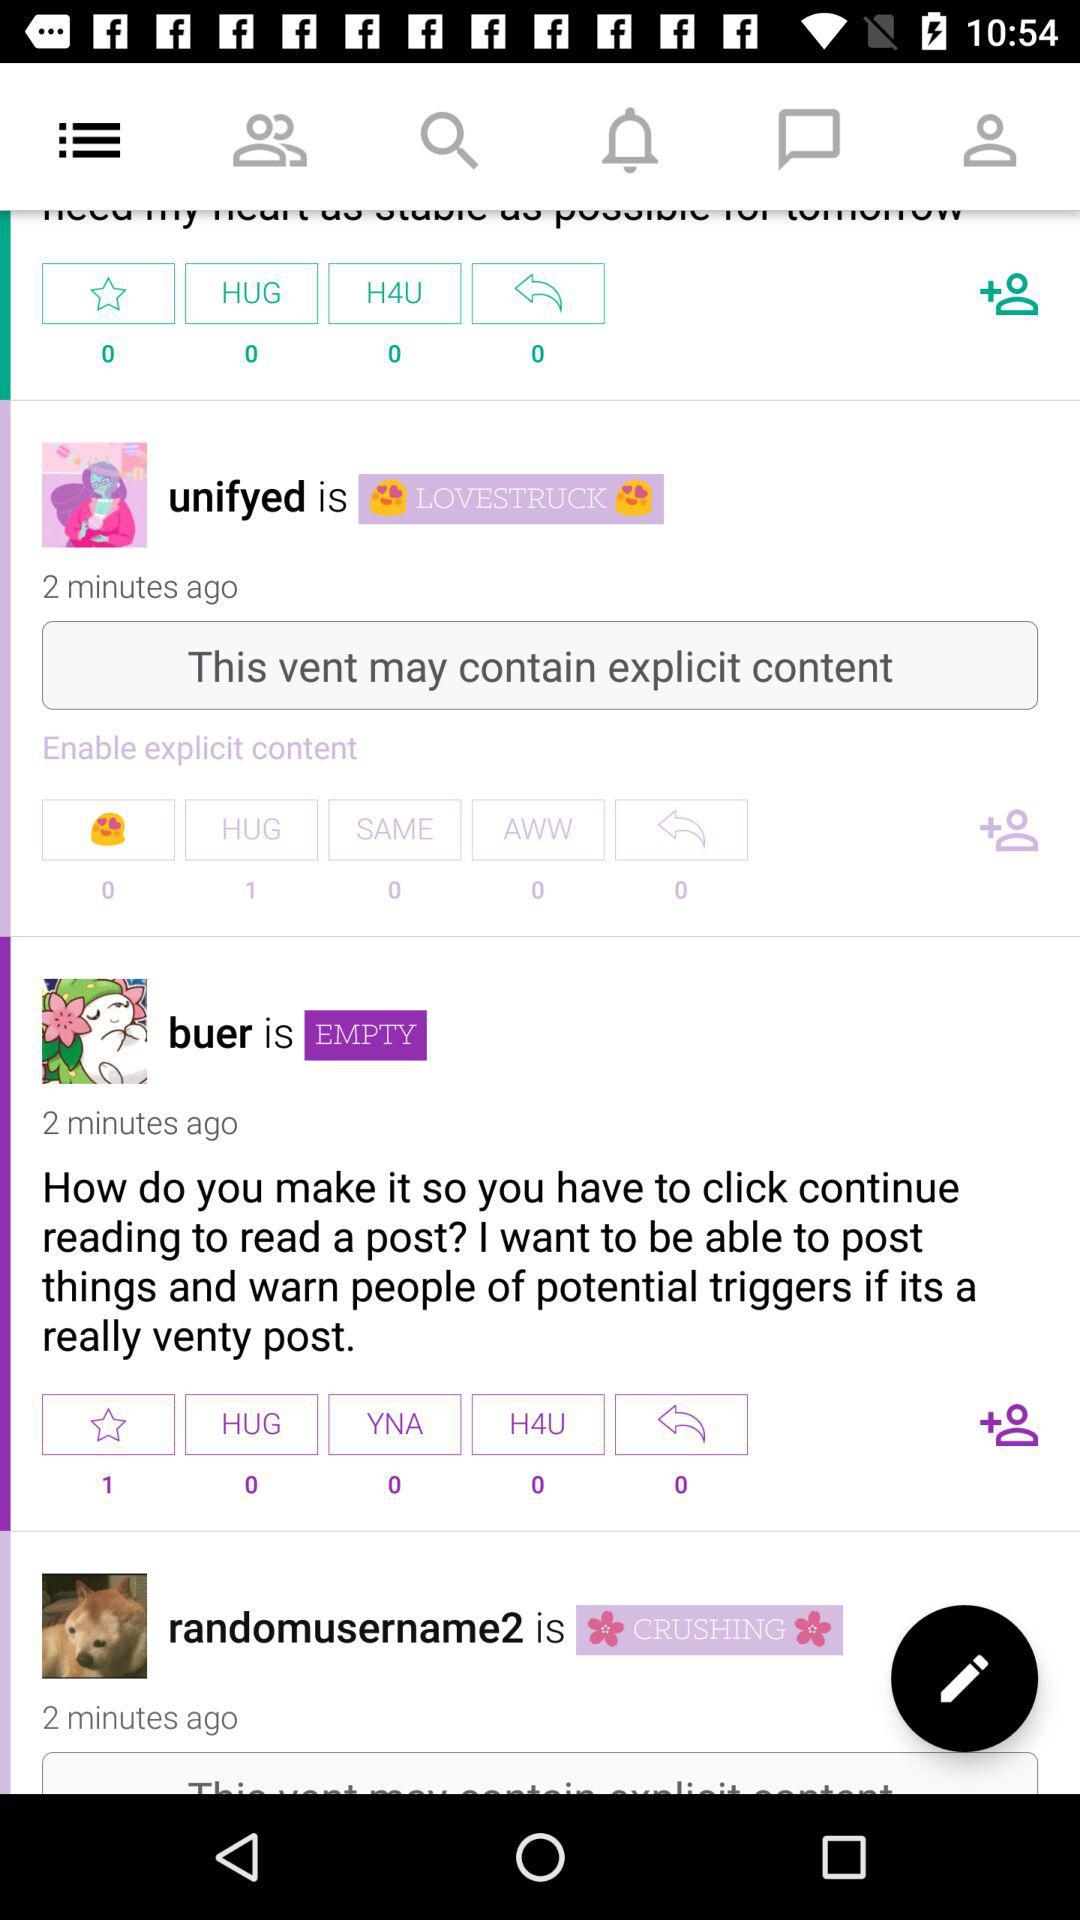 The image size is (1080, 1920). Describe the element at coordinates (537, 292) in the screenshot. I see `te conoceran de verdad` at that location.